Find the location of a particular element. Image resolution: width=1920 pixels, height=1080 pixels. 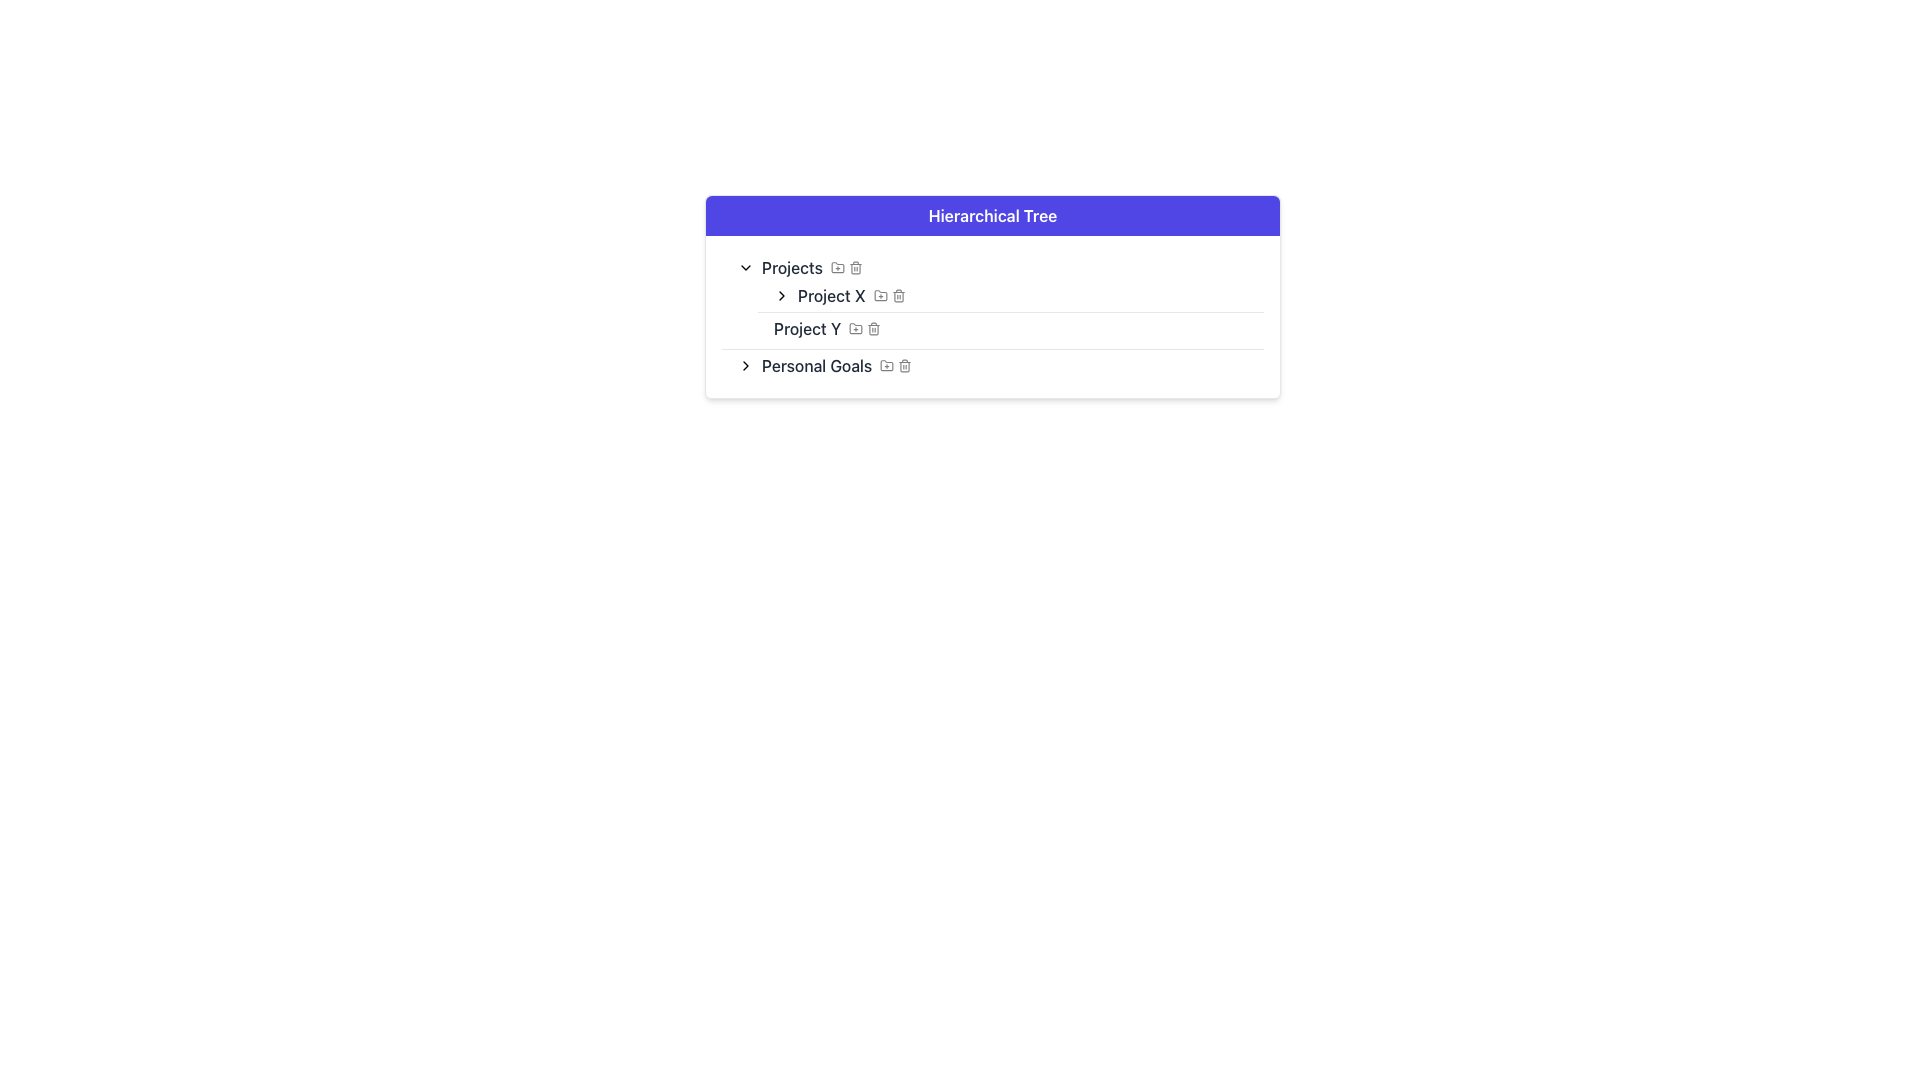

the folder icon with a plus symbol located next to the 'Project Y' label is located at coordinates (856, 327).